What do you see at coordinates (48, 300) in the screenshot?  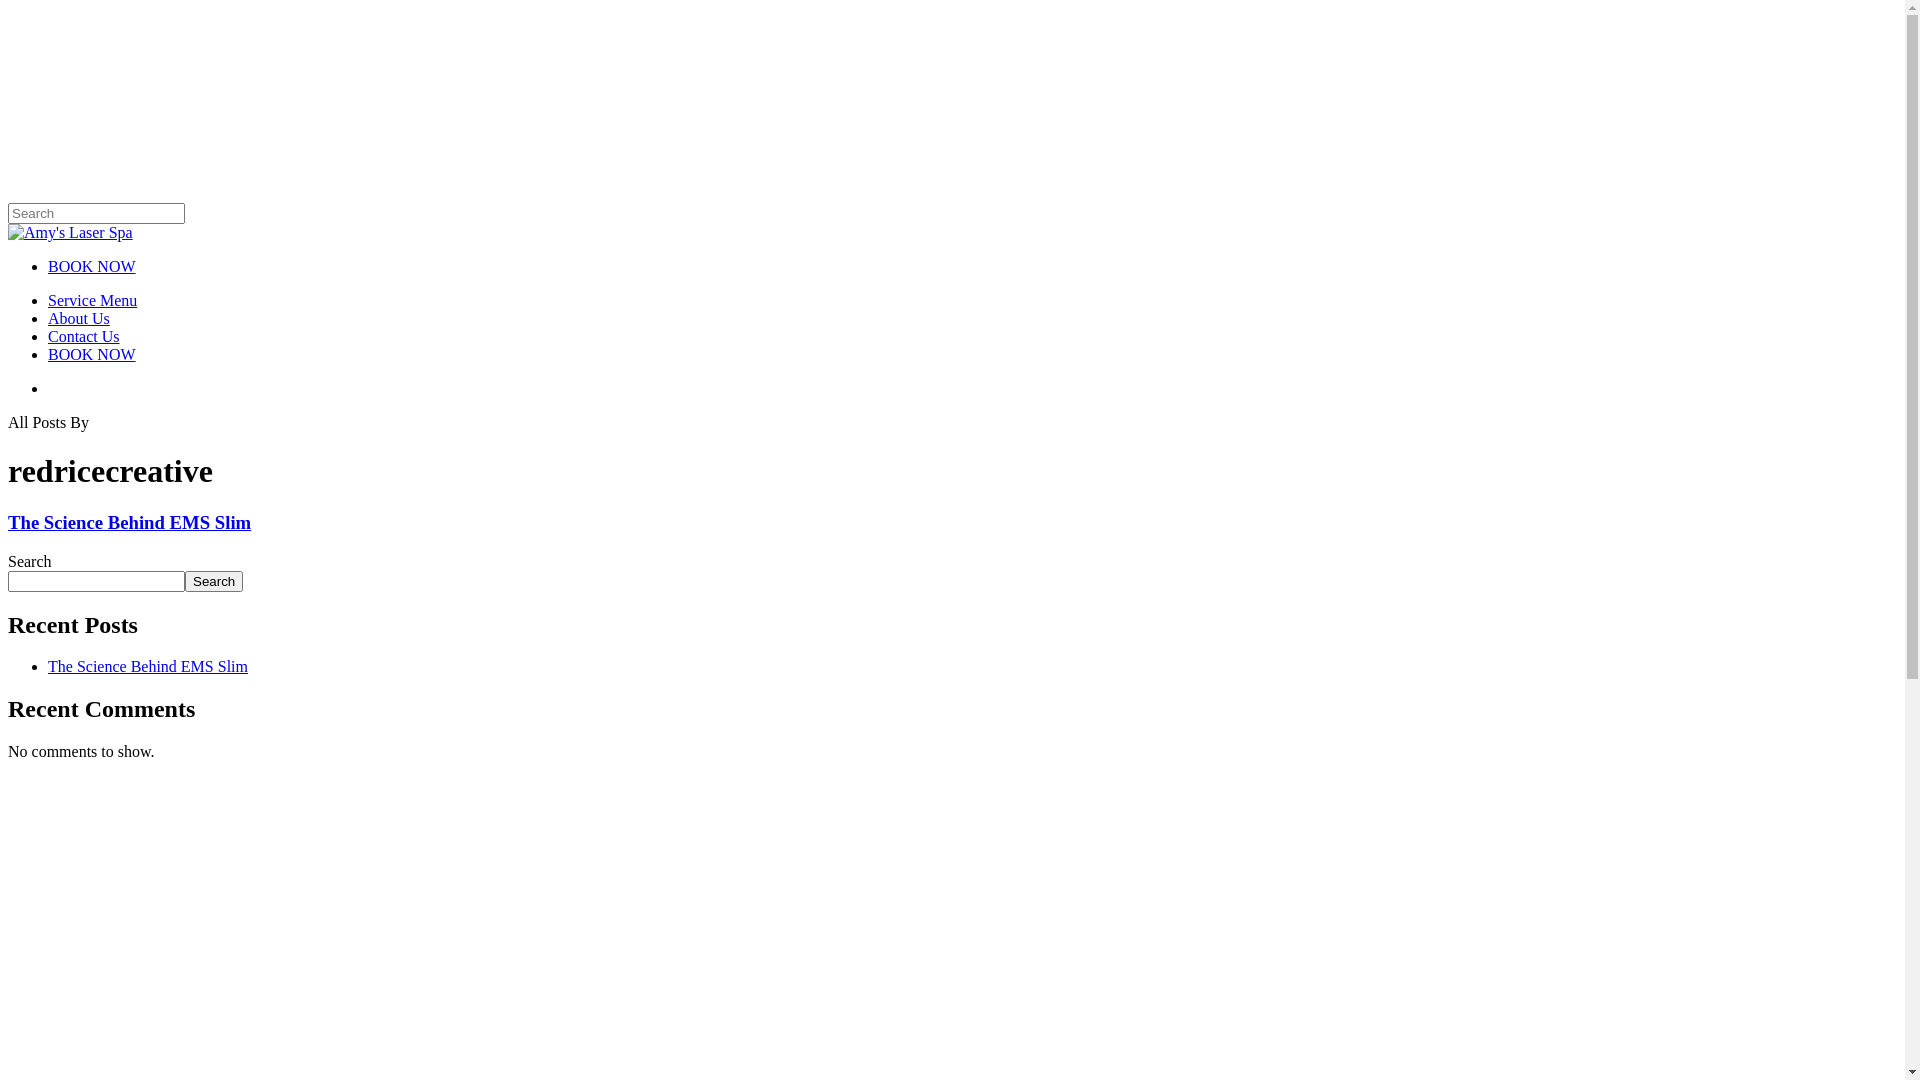 I see `'Service Menu'` at bounding box center [48, 300].